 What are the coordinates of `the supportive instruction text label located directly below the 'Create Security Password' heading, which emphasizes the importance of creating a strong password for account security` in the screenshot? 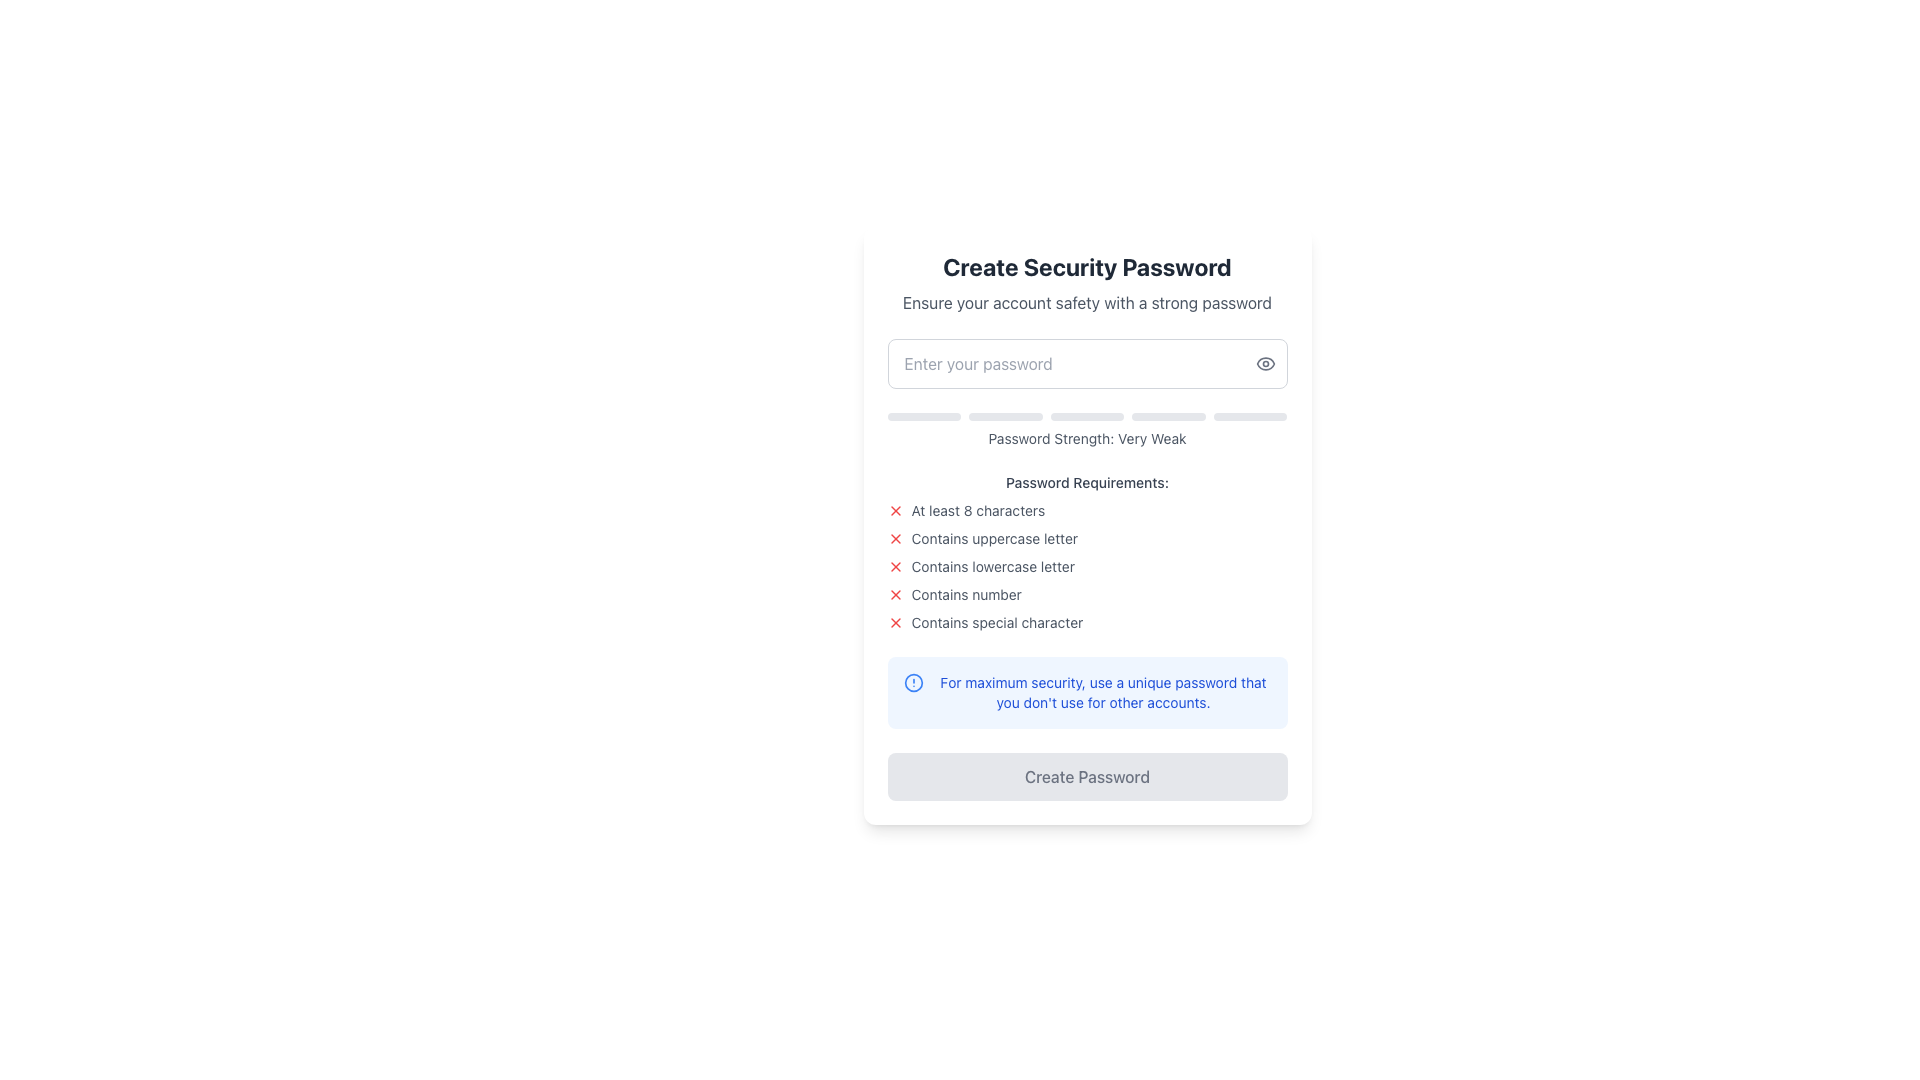 It's located at (1086, 303).